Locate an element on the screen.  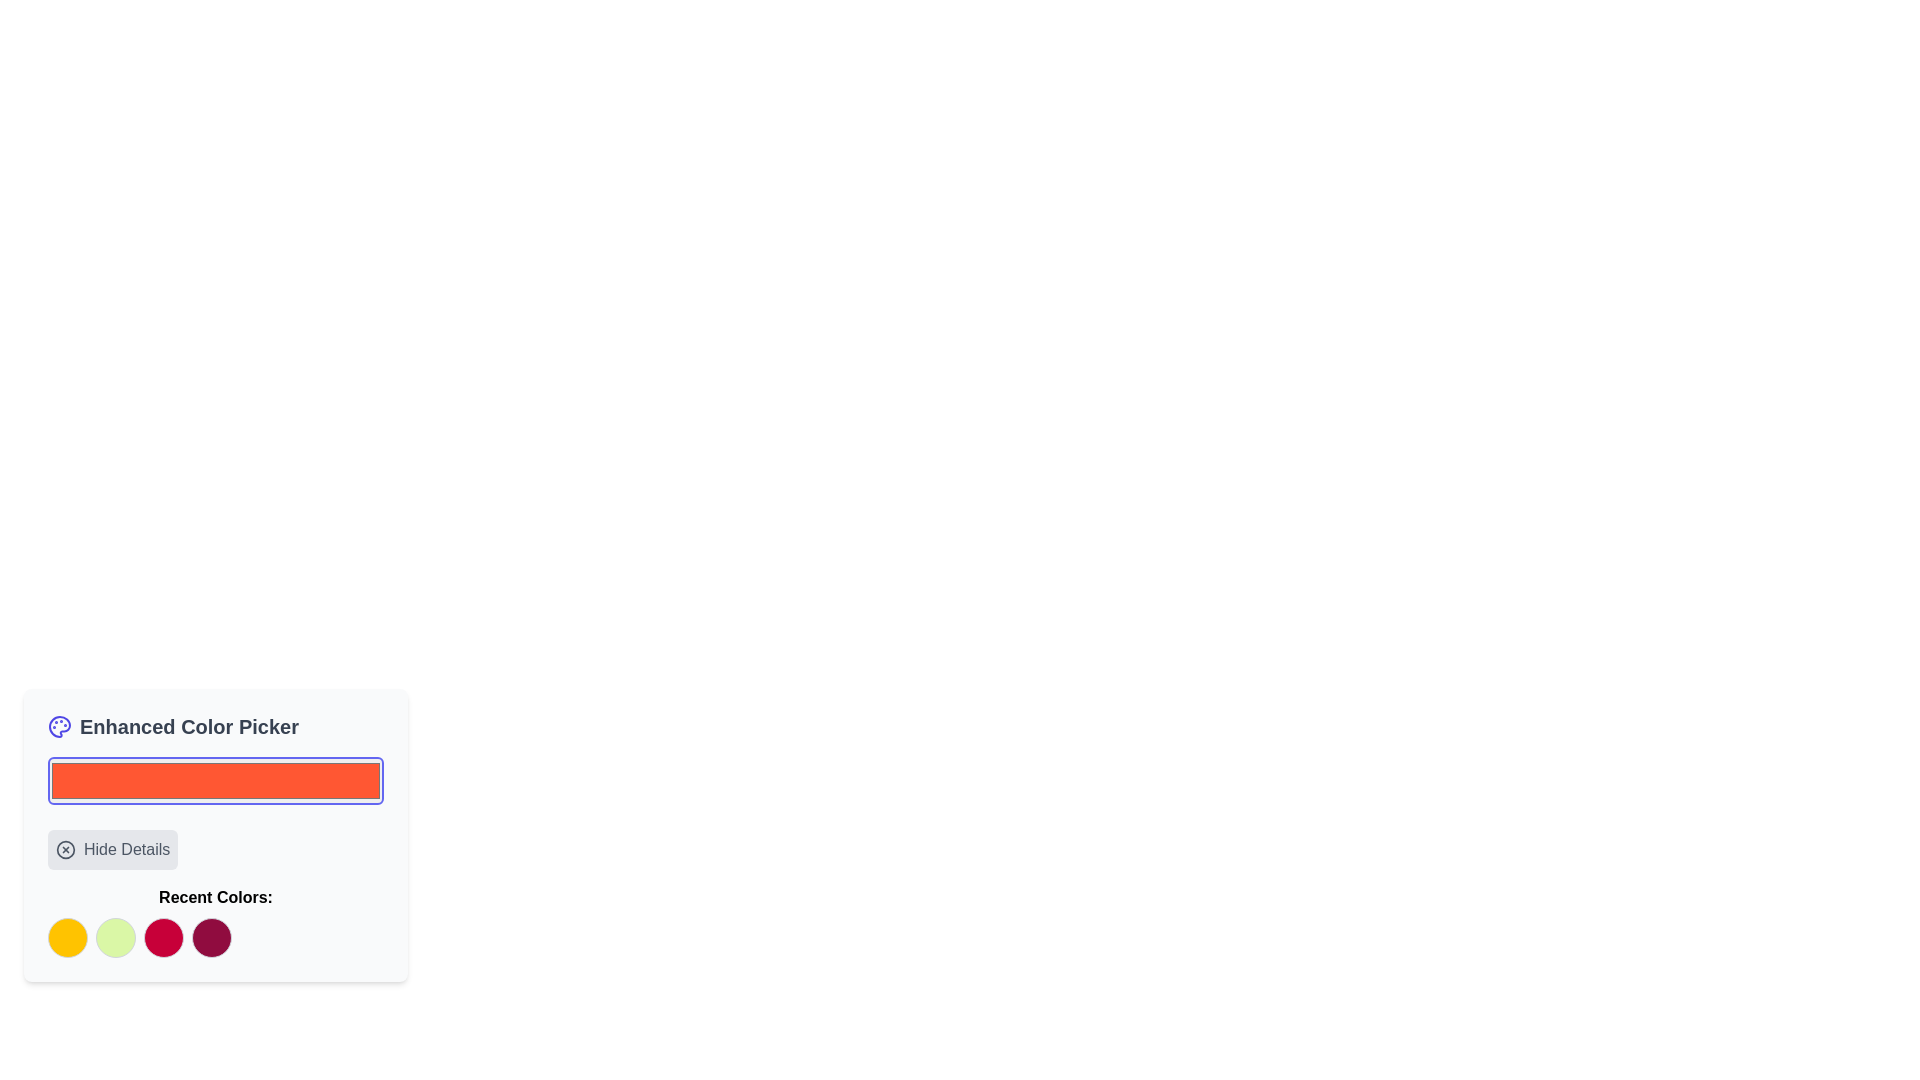
the circular button with a red background and gray border, which is the third button in a horizontal row beneath the 'Recent Colors:' label is located at coordinates (163, 937).